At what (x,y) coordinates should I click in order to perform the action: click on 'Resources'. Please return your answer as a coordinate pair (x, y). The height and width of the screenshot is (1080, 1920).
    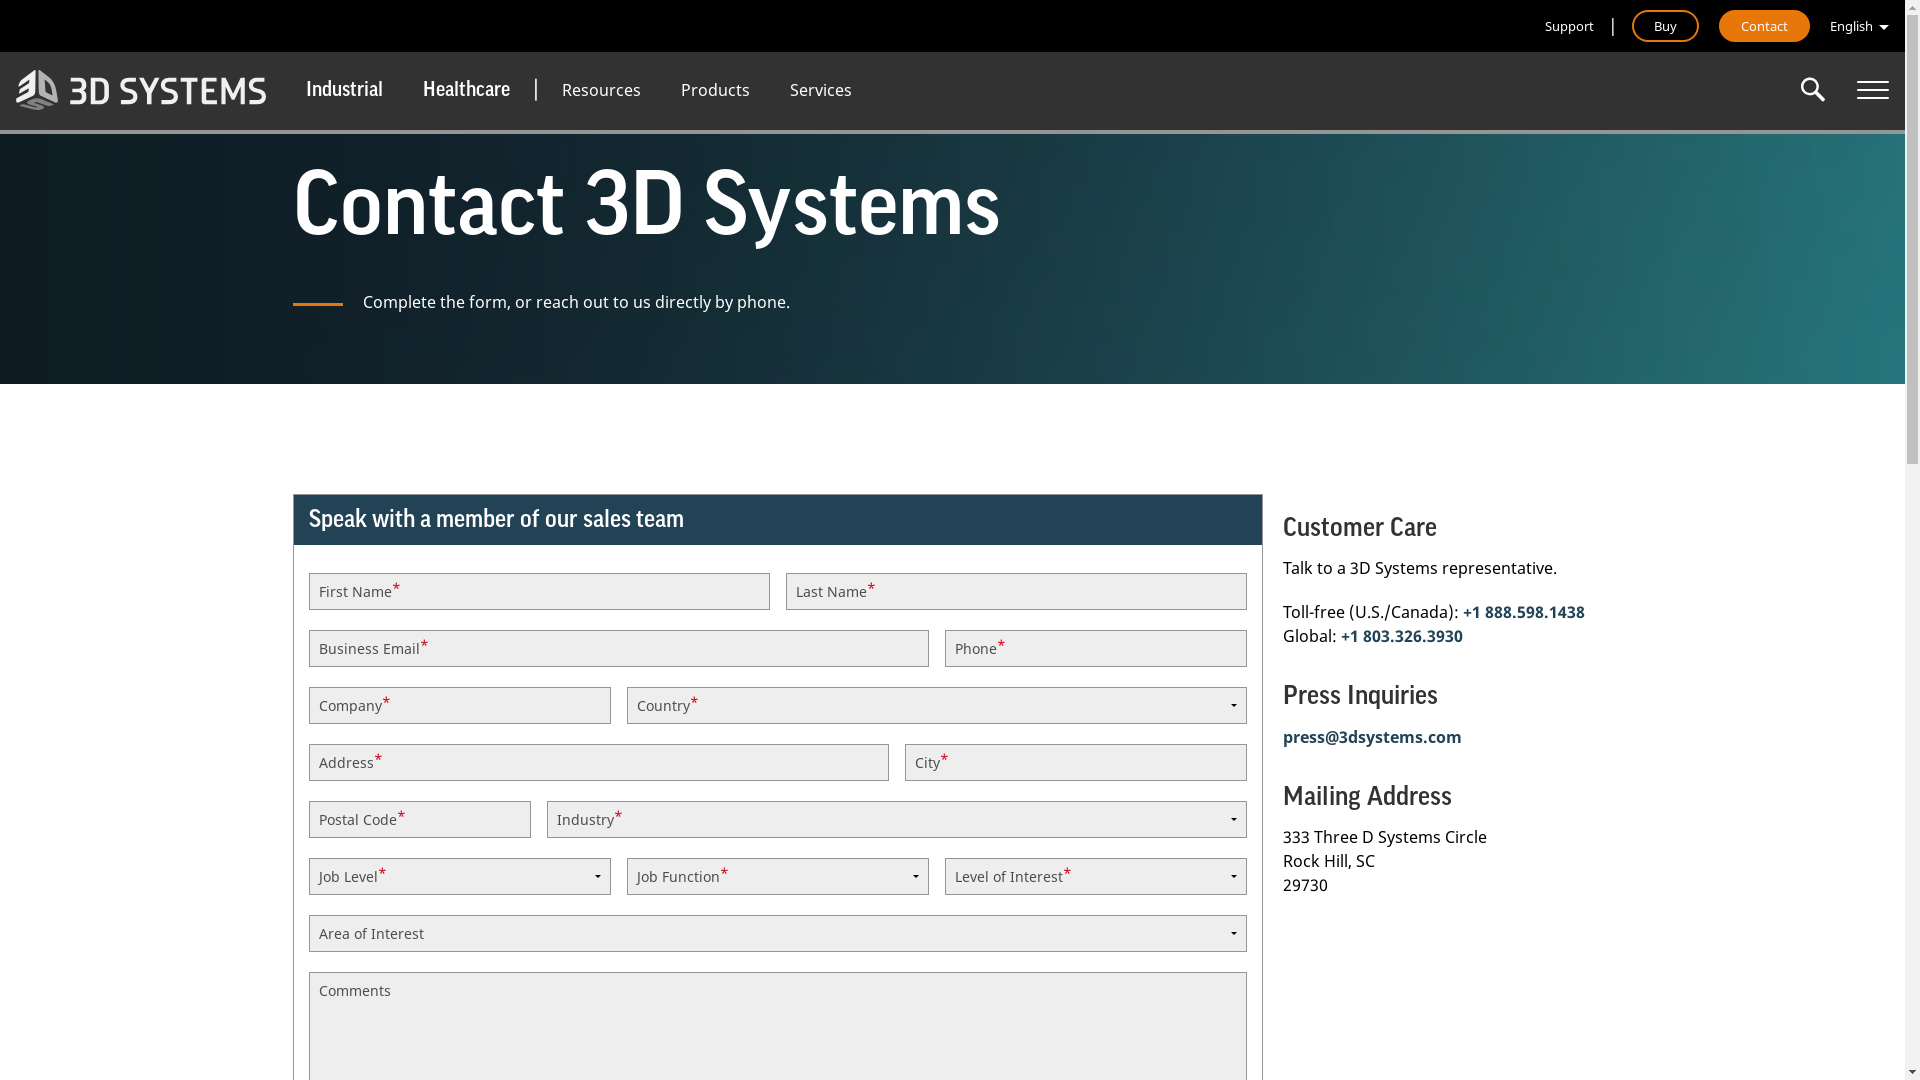
    Looking at the image, I should click on (542, 88).